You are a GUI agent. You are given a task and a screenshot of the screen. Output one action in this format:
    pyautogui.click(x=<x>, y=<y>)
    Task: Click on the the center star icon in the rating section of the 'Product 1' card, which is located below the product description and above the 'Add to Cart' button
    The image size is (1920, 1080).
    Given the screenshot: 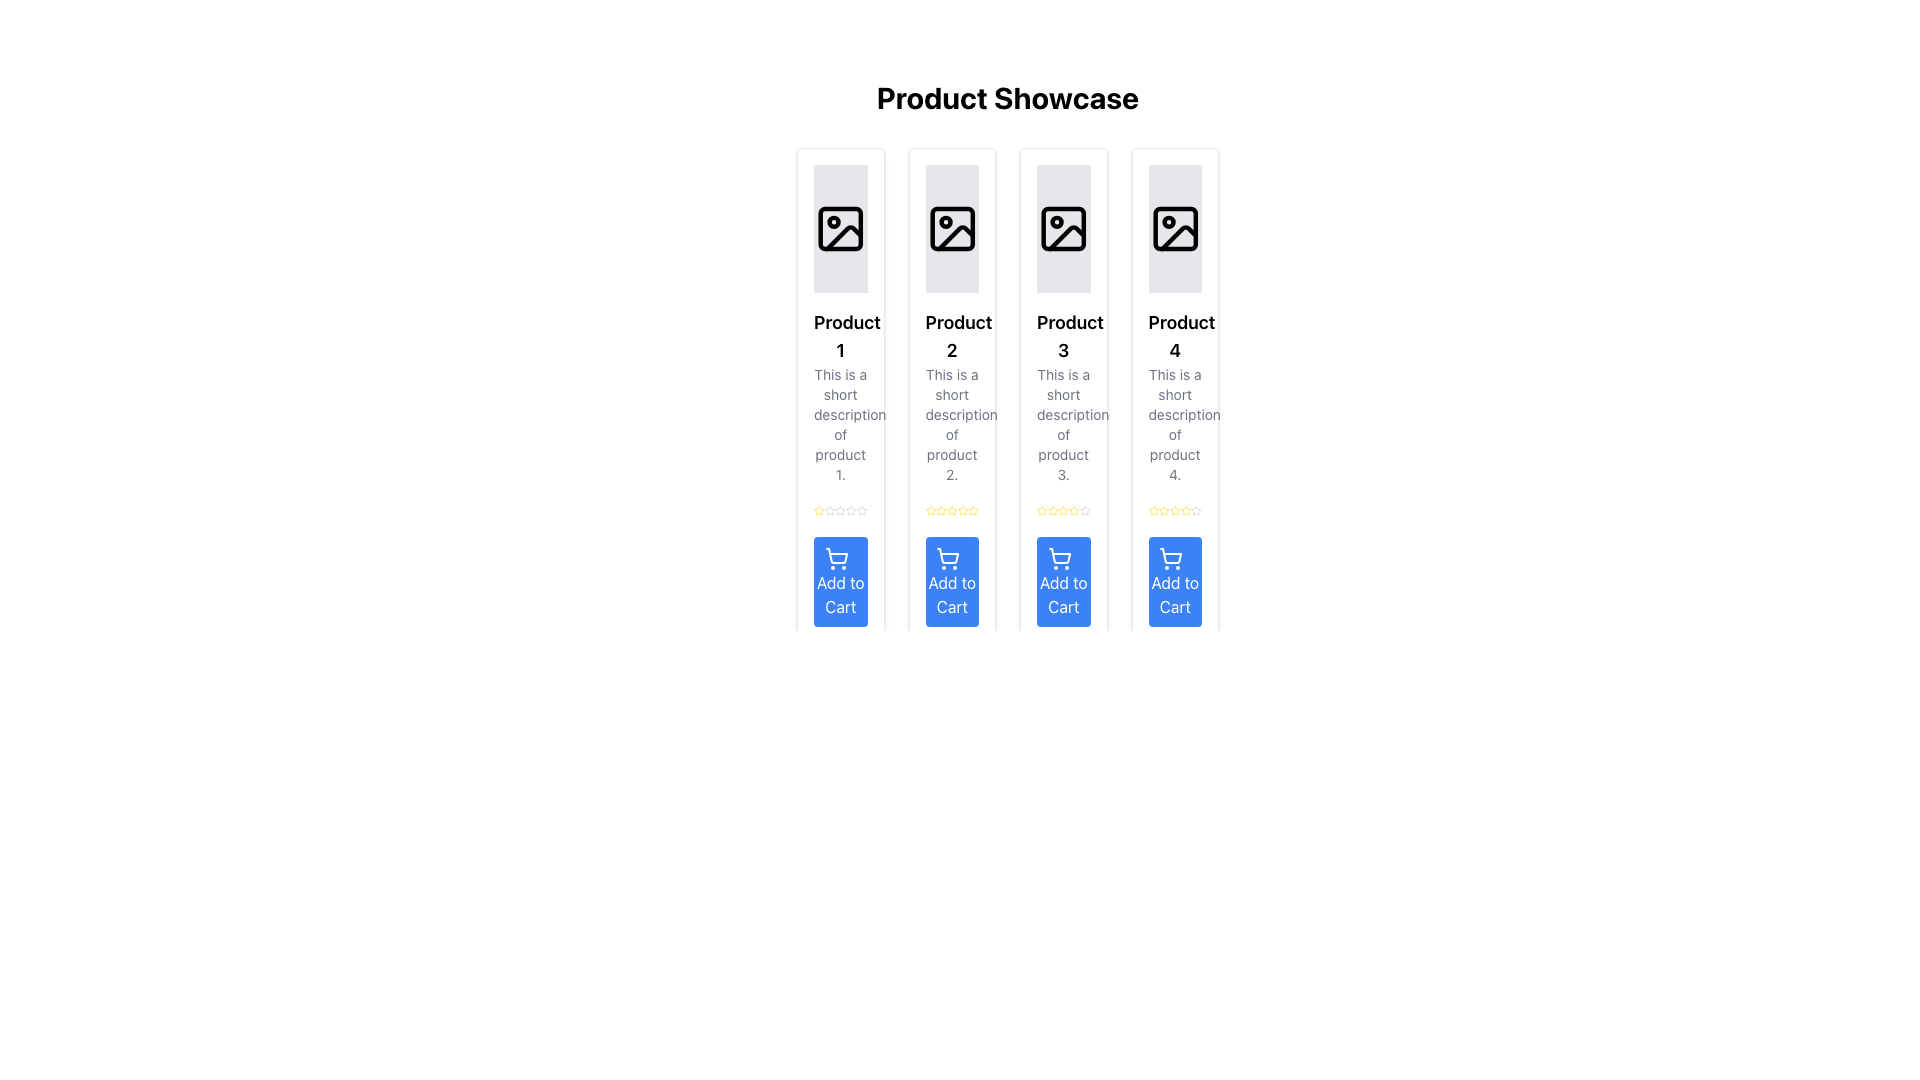 What is the action you would take?
    pyautogui.click(x=840, y=509)
    